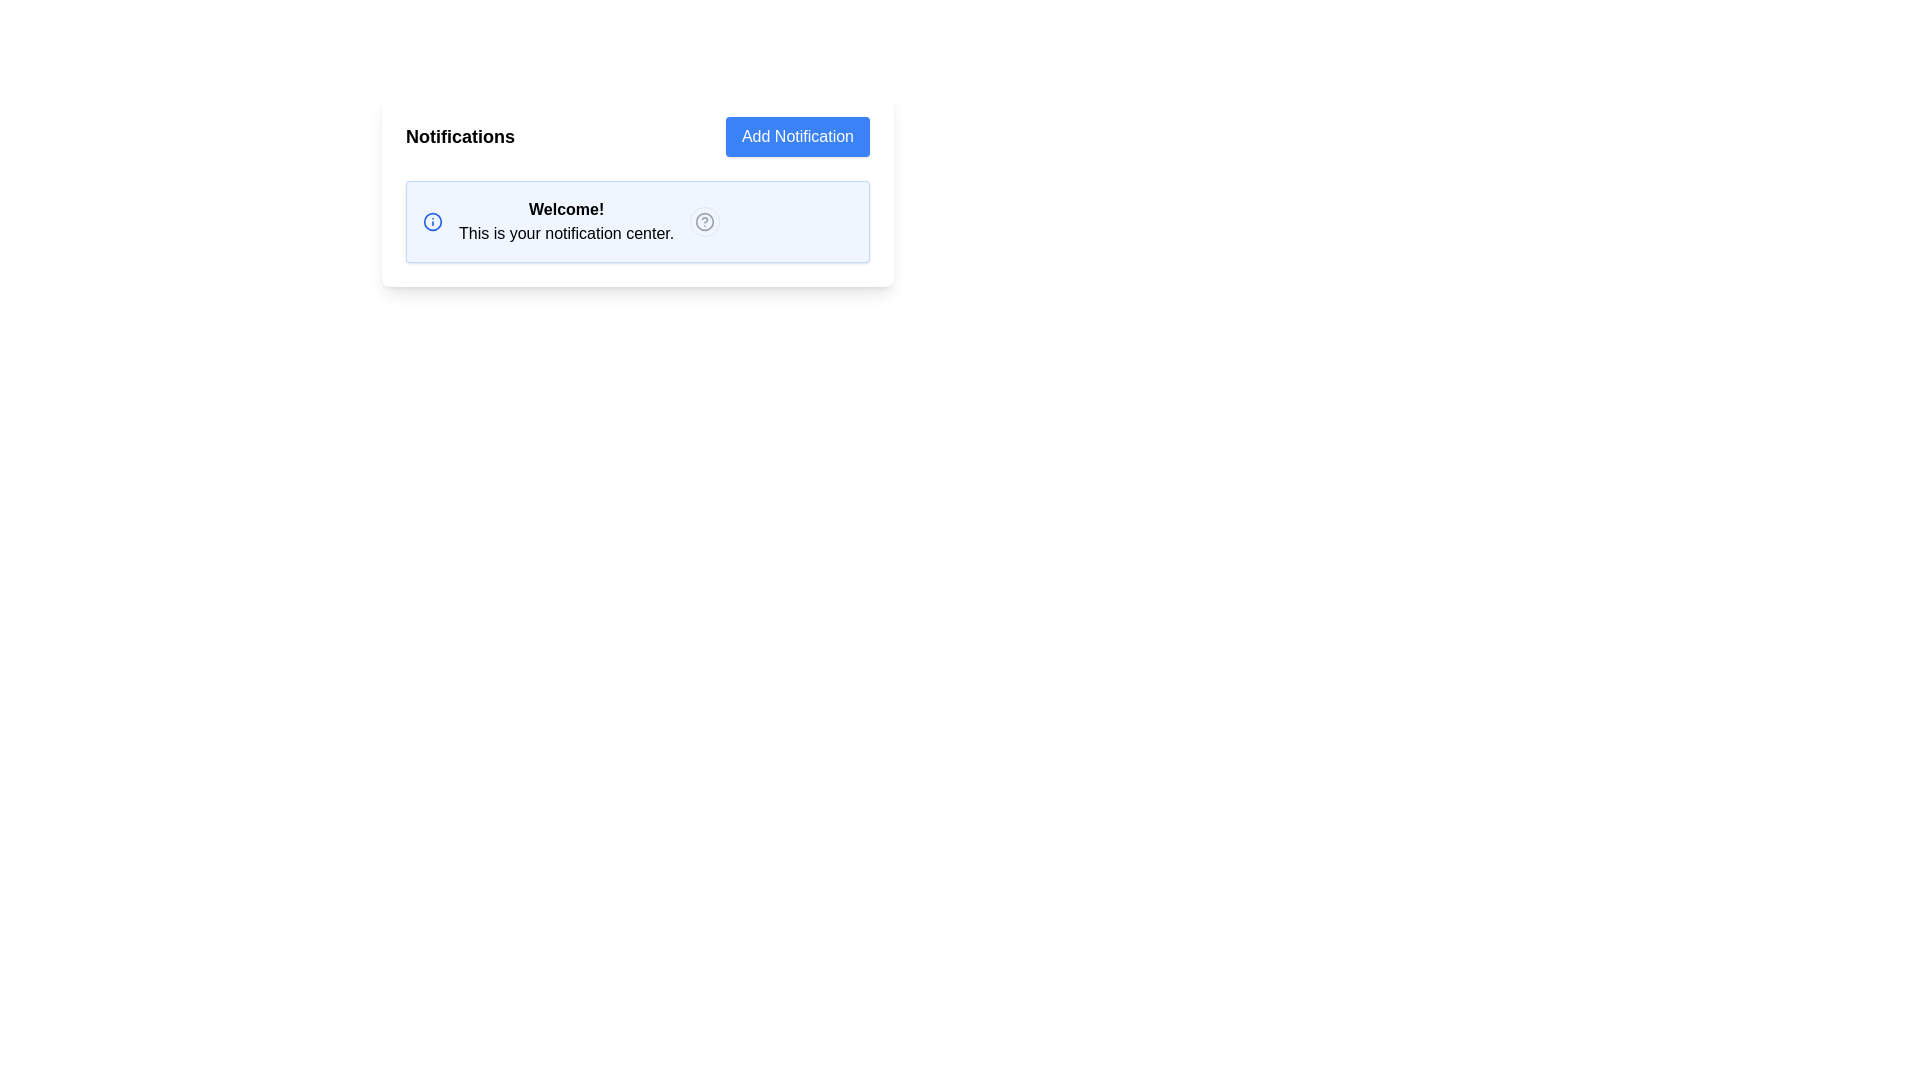 Image resolution: width=1920 pixels, height=1080 pixels. I want to click on the contextual help icon located in the top-right corner of the notification box to observe a style change, so click(705, 222).